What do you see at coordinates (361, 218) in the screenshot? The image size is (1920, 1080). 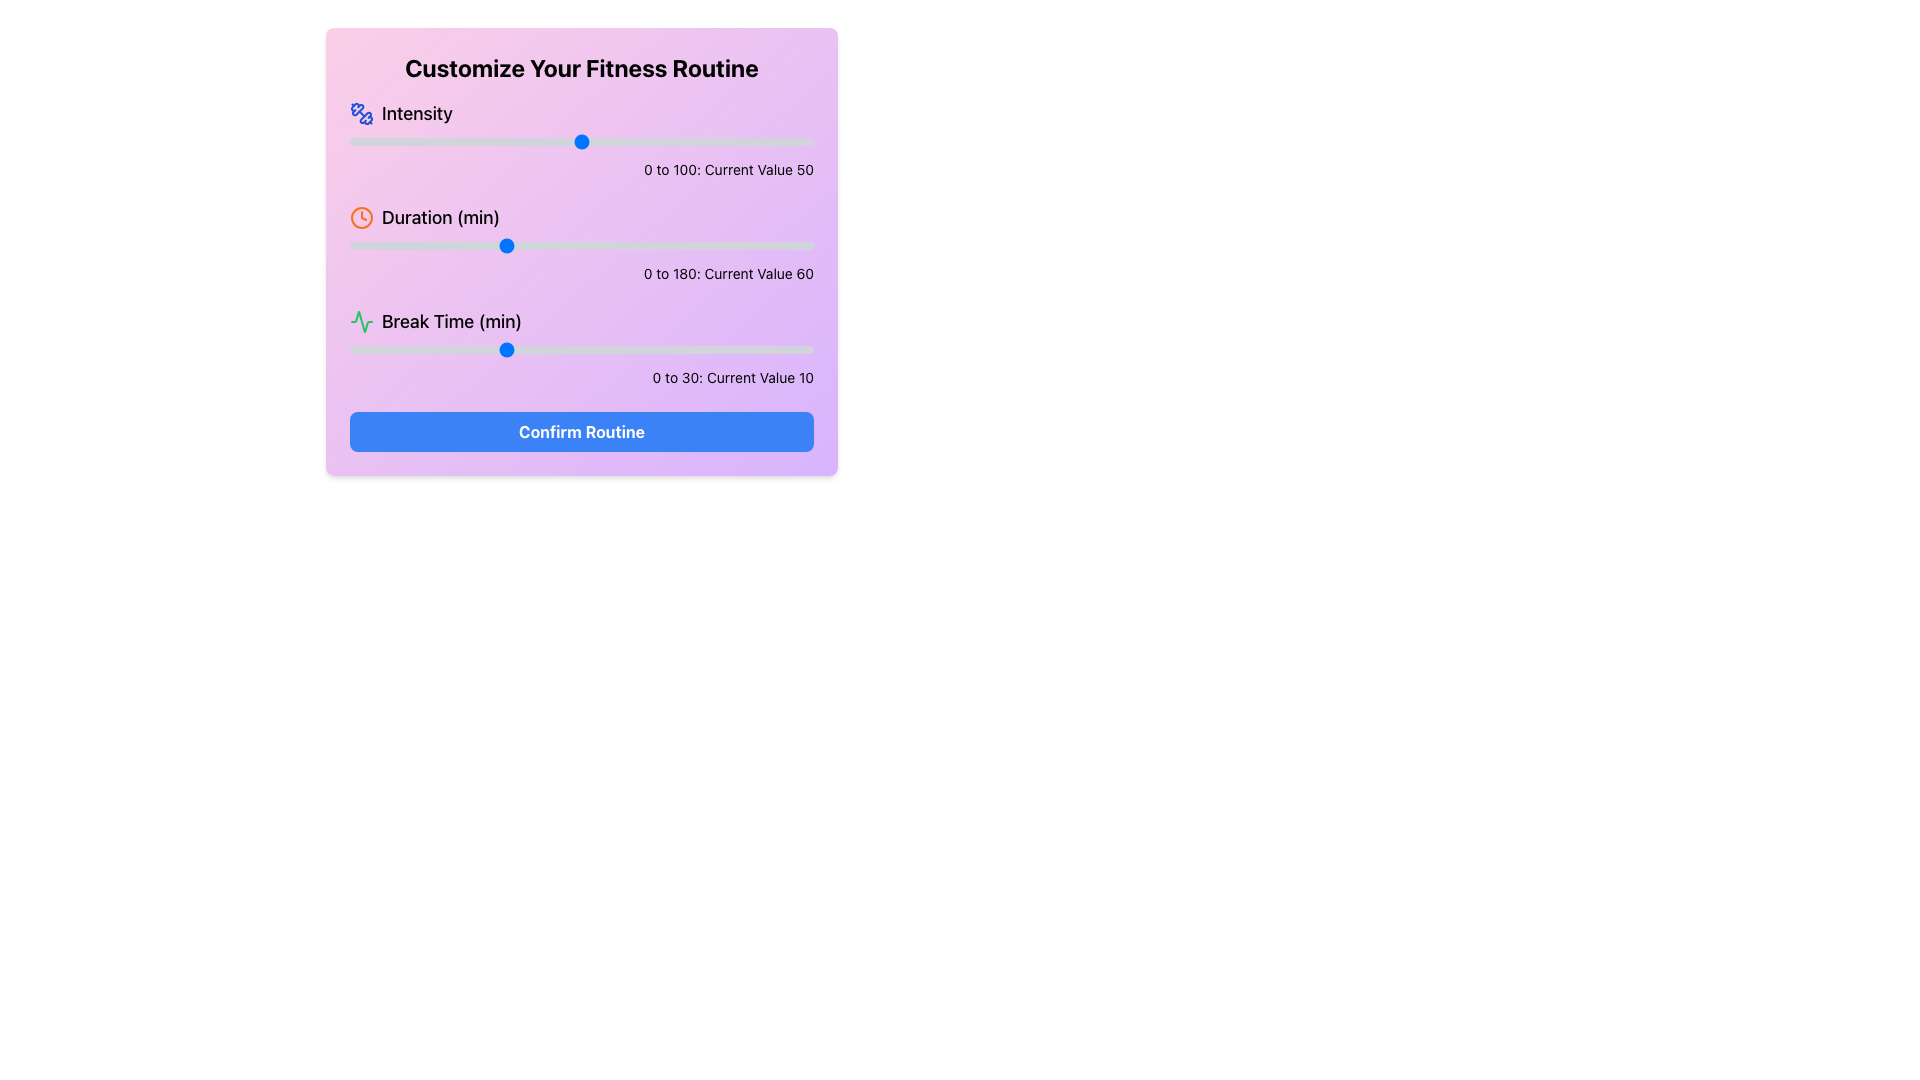 I see `the clock icon located in the 'Customize Your Fitness Routine' section, adjacent to the 'Duration (min)' label` at bounding box center [361, 218].